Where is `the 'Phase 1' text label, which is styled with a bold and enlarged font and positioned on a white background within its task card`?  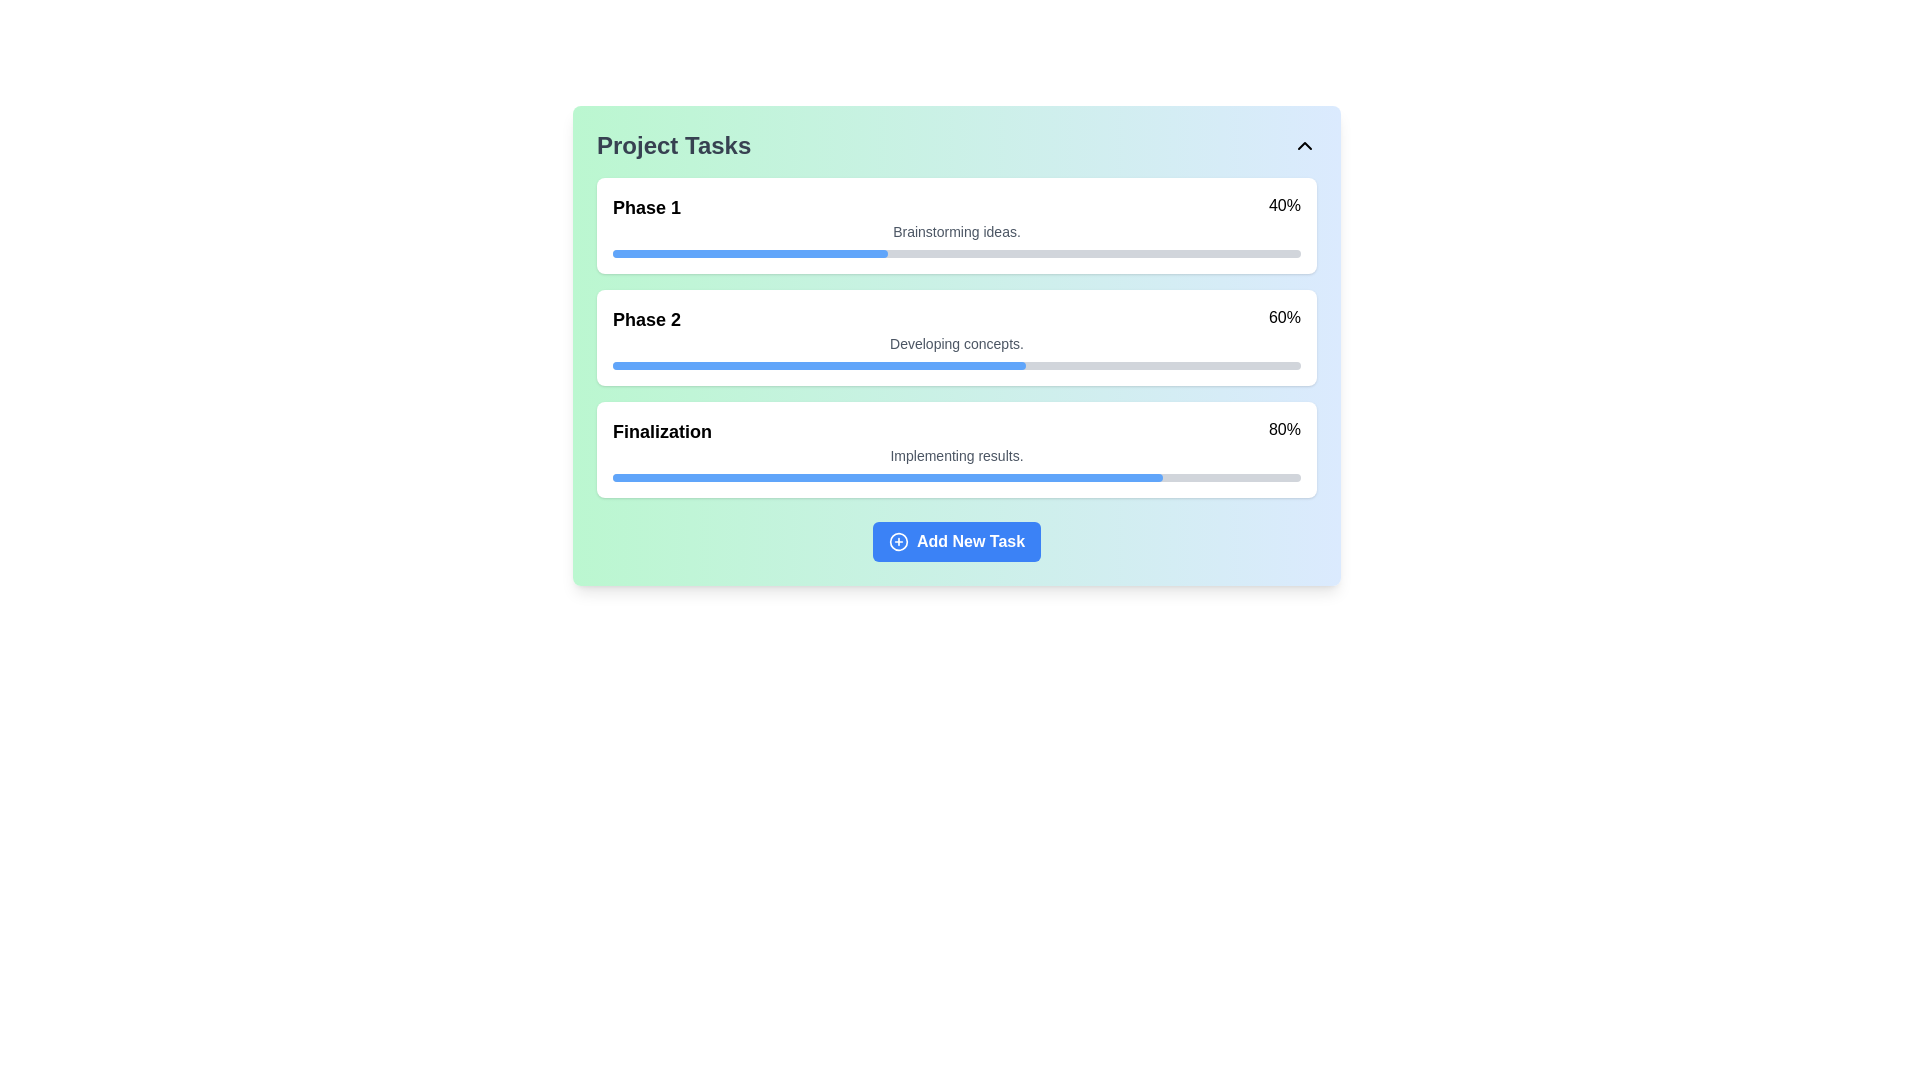 the 'Phase 1' text label, which is styled with a bold and enlarged font and positioned on a white background within its task card is located at coordinates (647, 208).